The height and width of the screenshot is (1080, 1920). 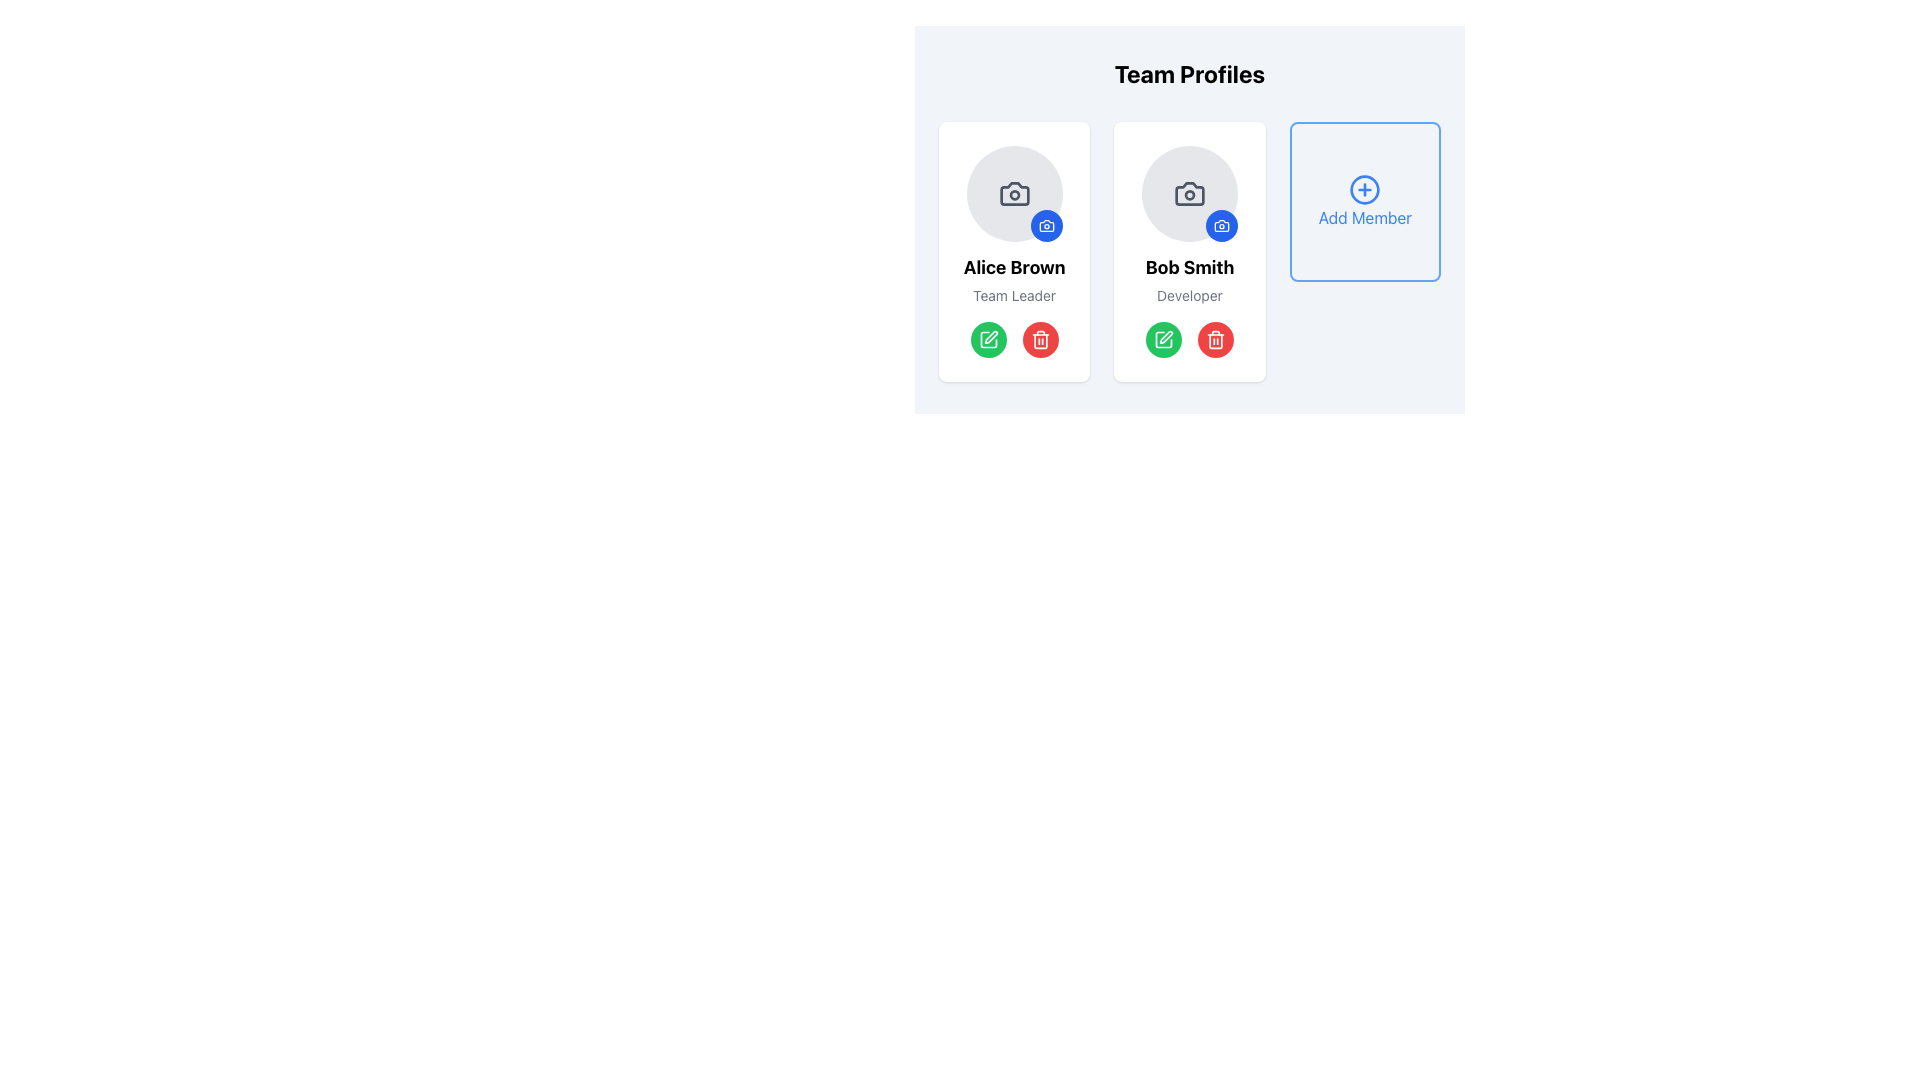 I want to click on the camera-shaped icon located in the center of the circular graphical area of the first card labeled 'Alice Brown' in the 'Team Profiles' section, so click(x=1014, y=193).